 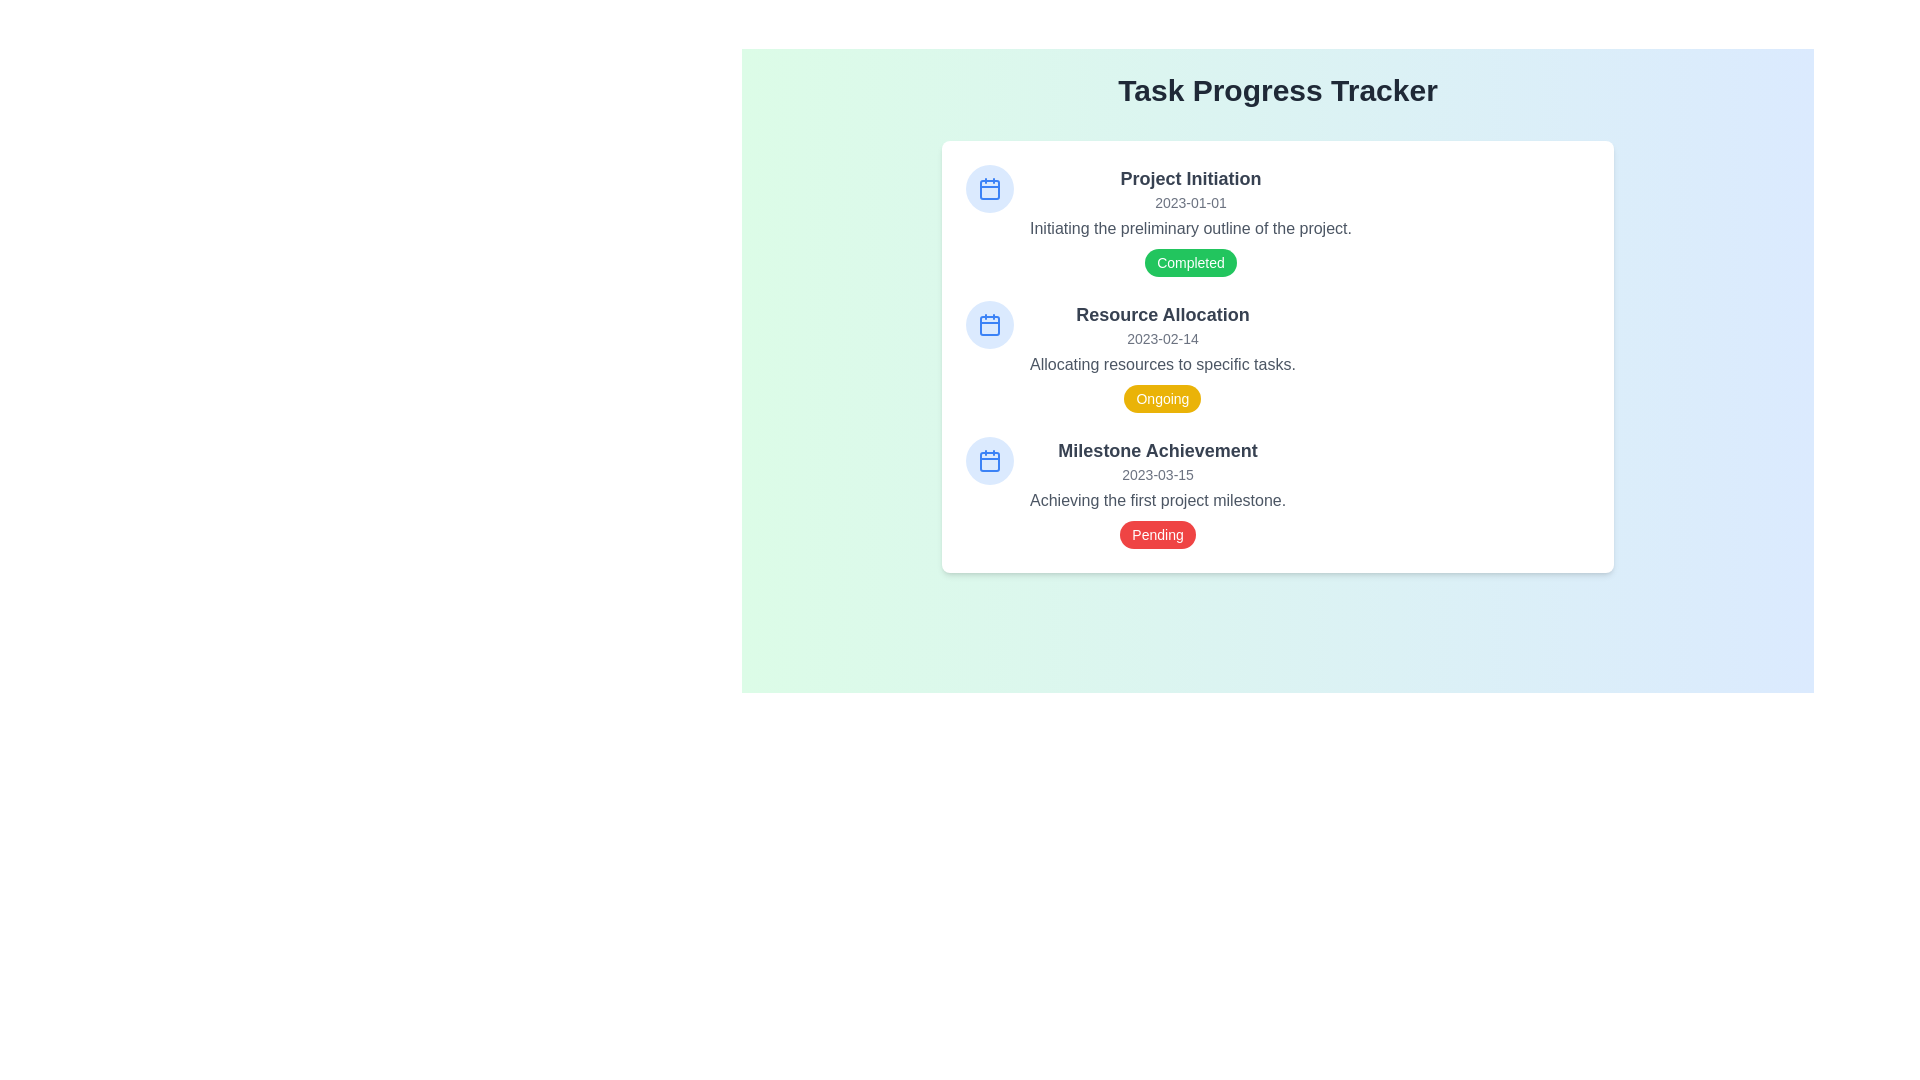 What do you see at coordinates (1162, 338) in the screenshot?
I see `the text displaying '2023-02-14' located beneath the 'Resource Allocation' title for accessibility readers` at bounding box center [1162, 338].